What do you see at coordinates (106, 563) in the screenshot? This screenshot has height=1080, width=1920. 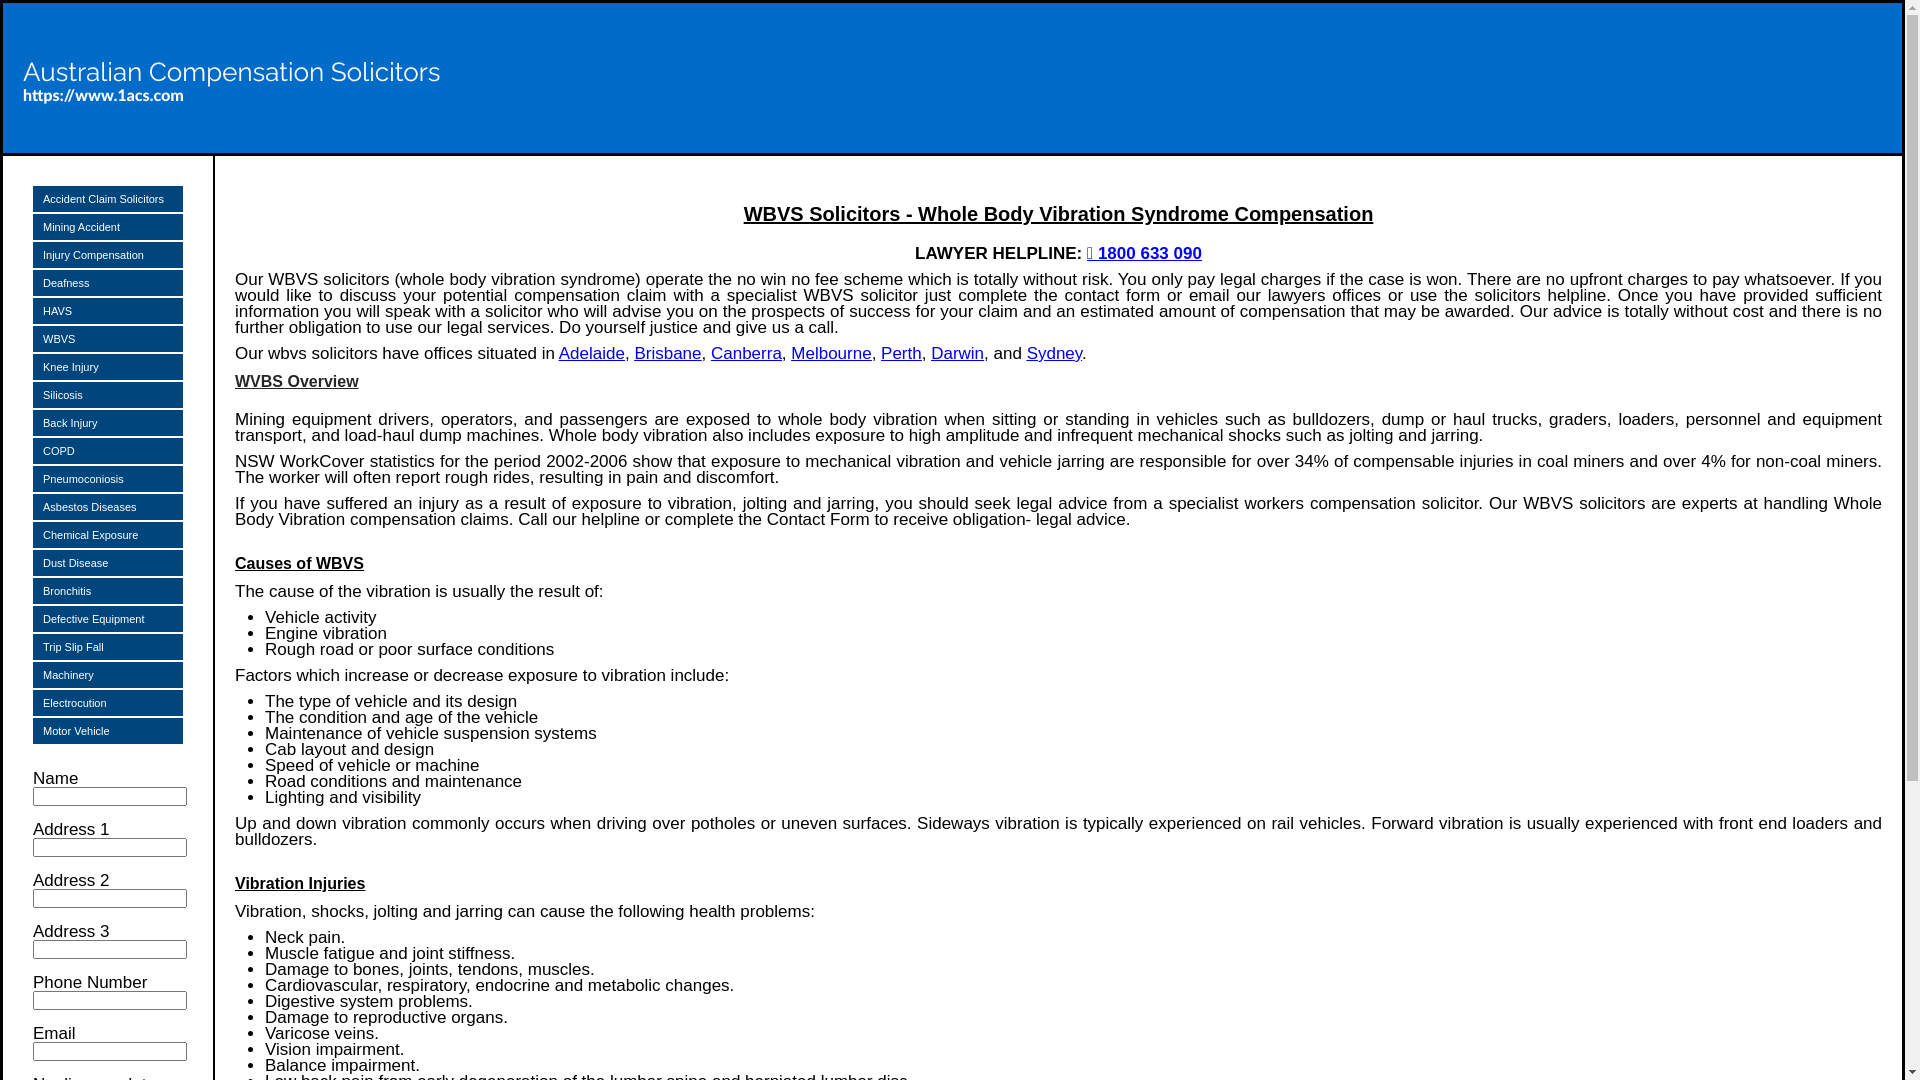 I see `'Dust Disease'` at bounding box center [106, 563].